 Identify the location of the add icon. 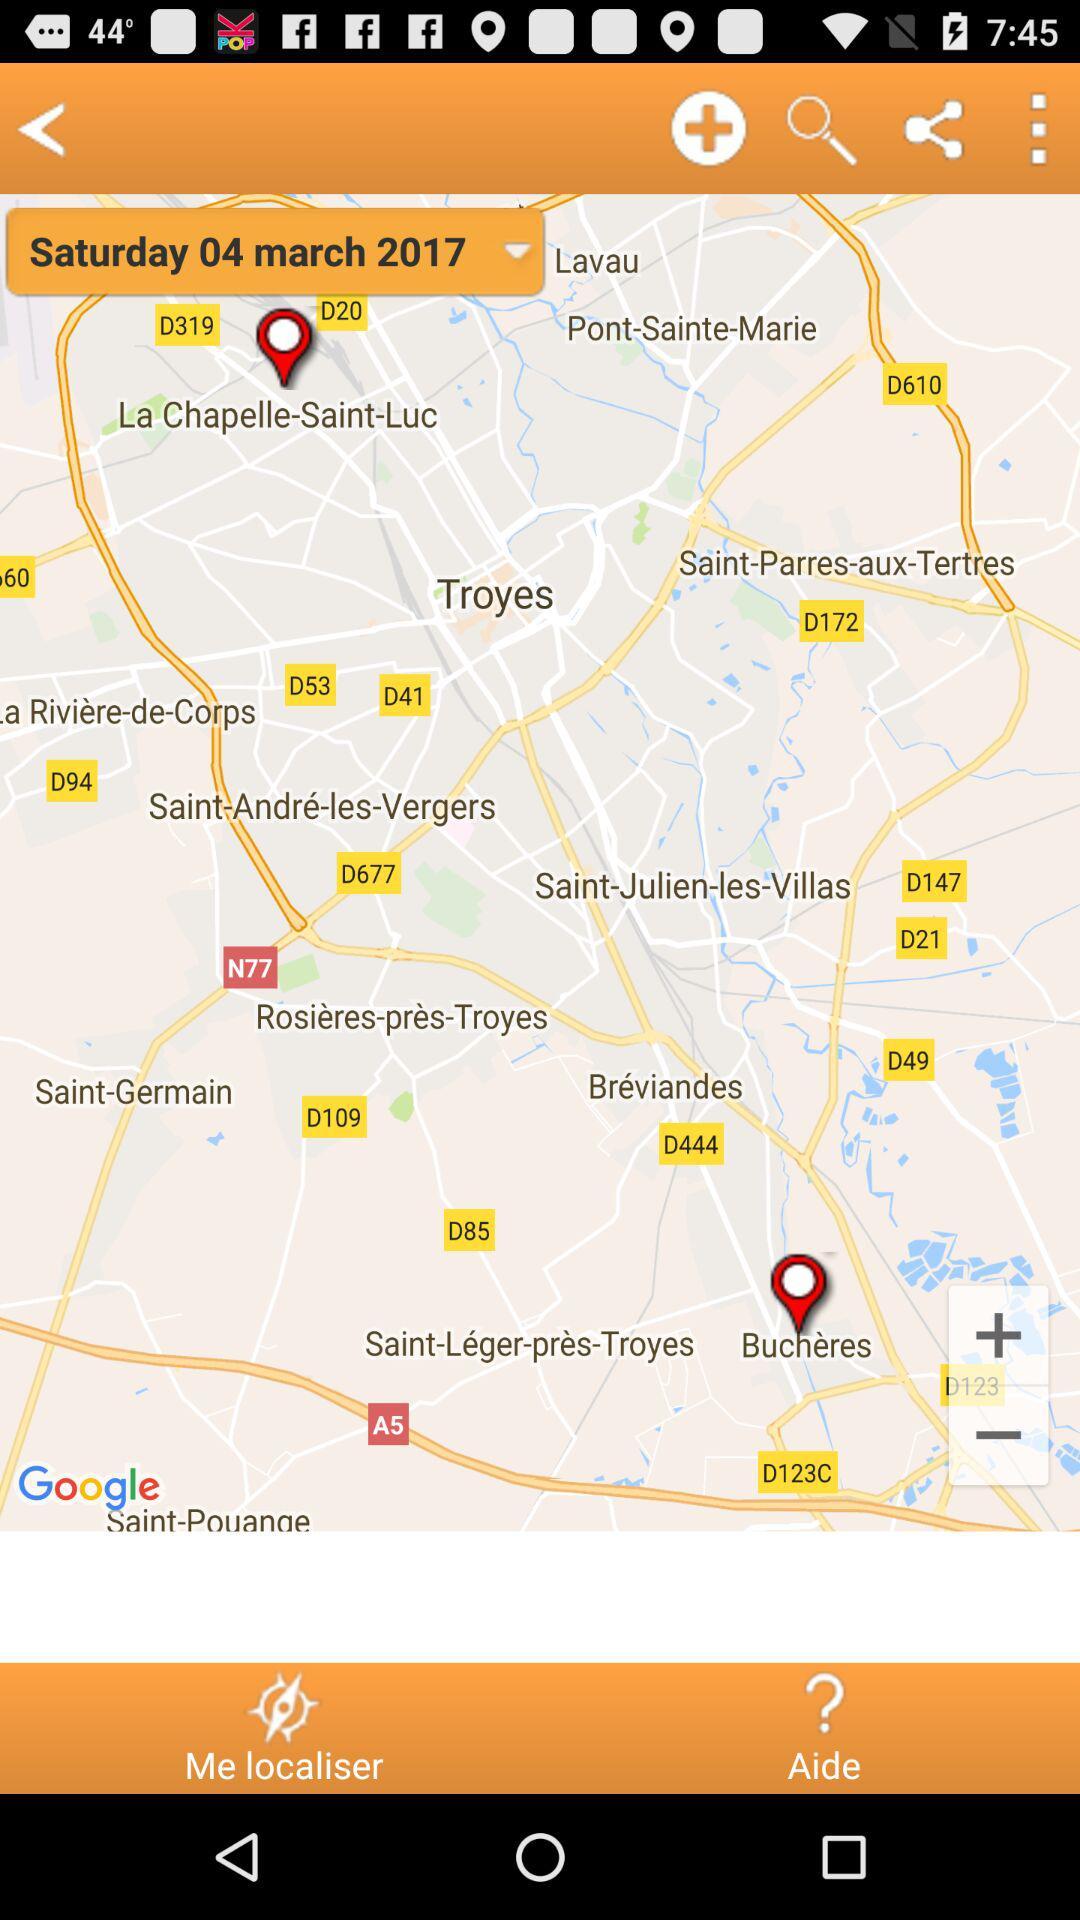
(707, 136).